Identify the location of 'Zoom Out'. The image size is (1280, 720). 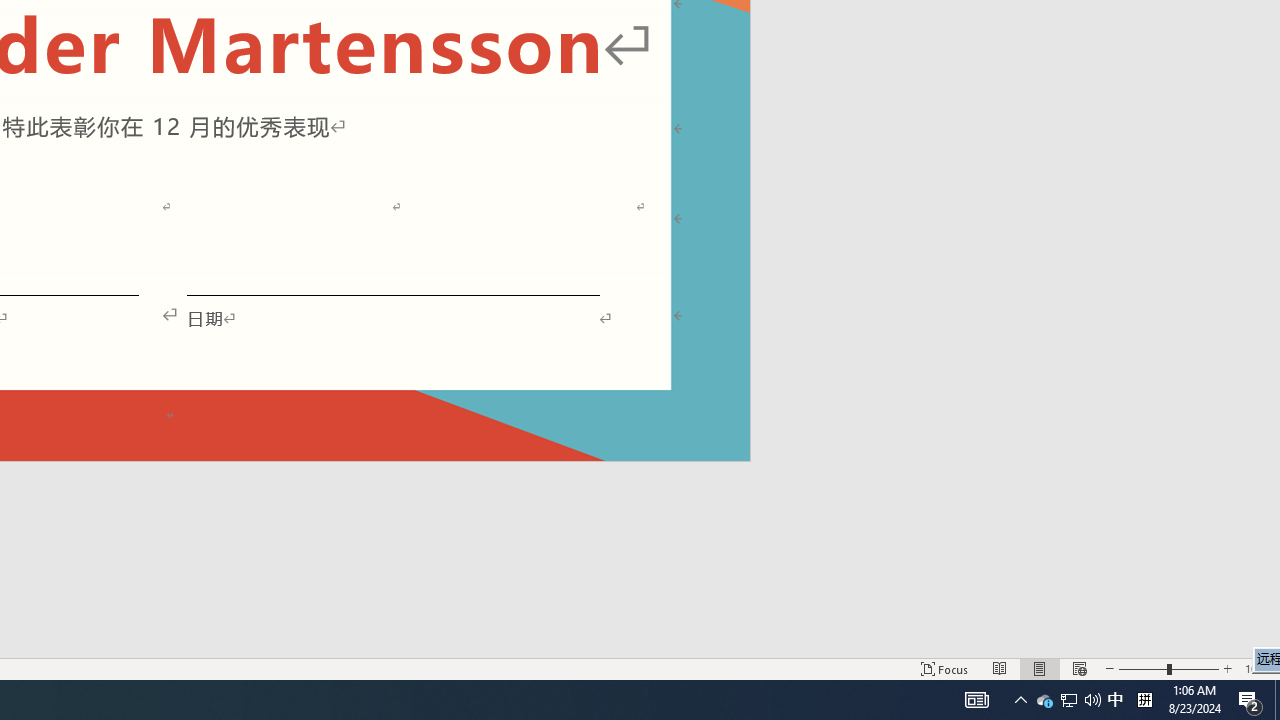
(1143, 669).